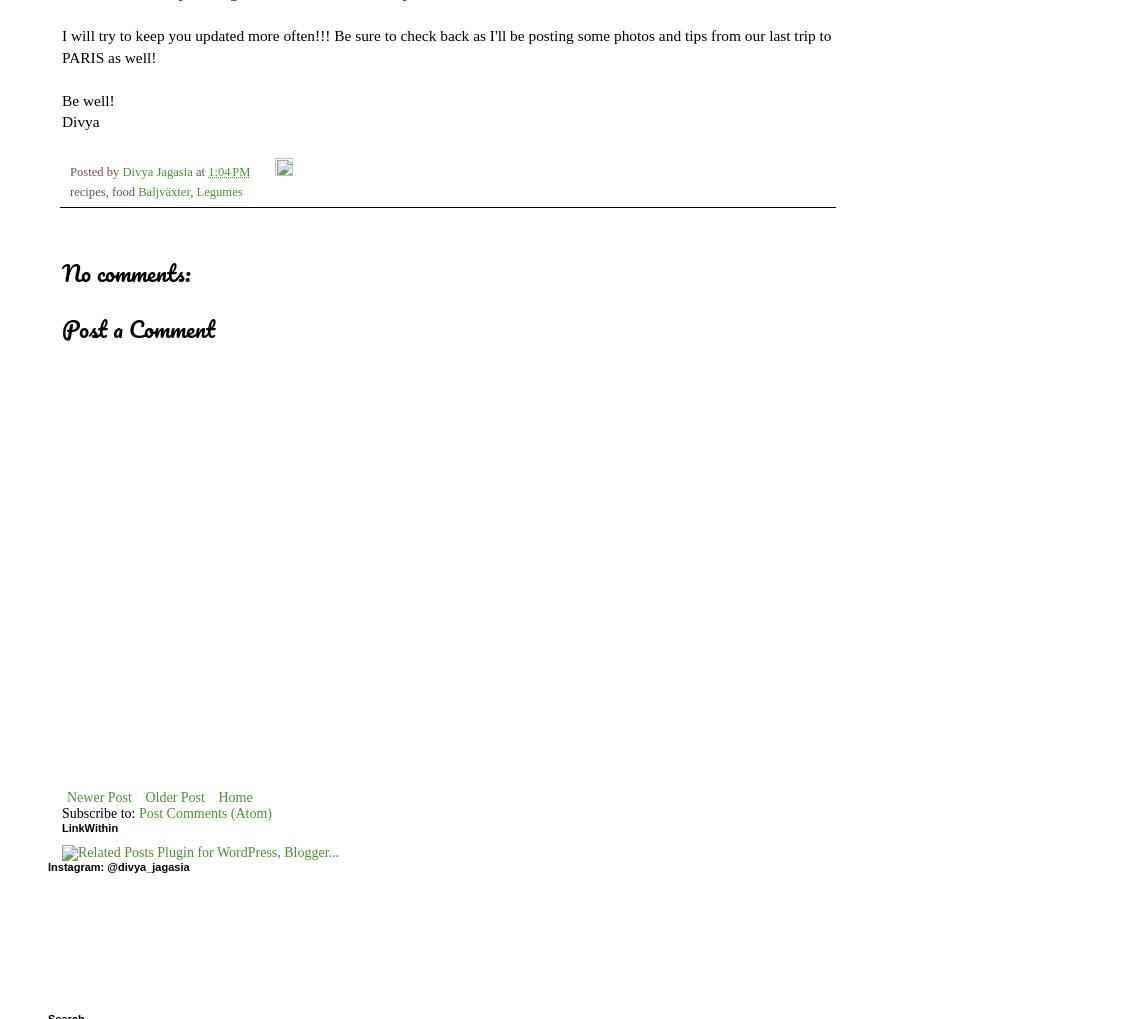 The height and width of the screenshot is (1019, 1148). I want to click on 'Post Comments (Atom)', so click(205, 812).